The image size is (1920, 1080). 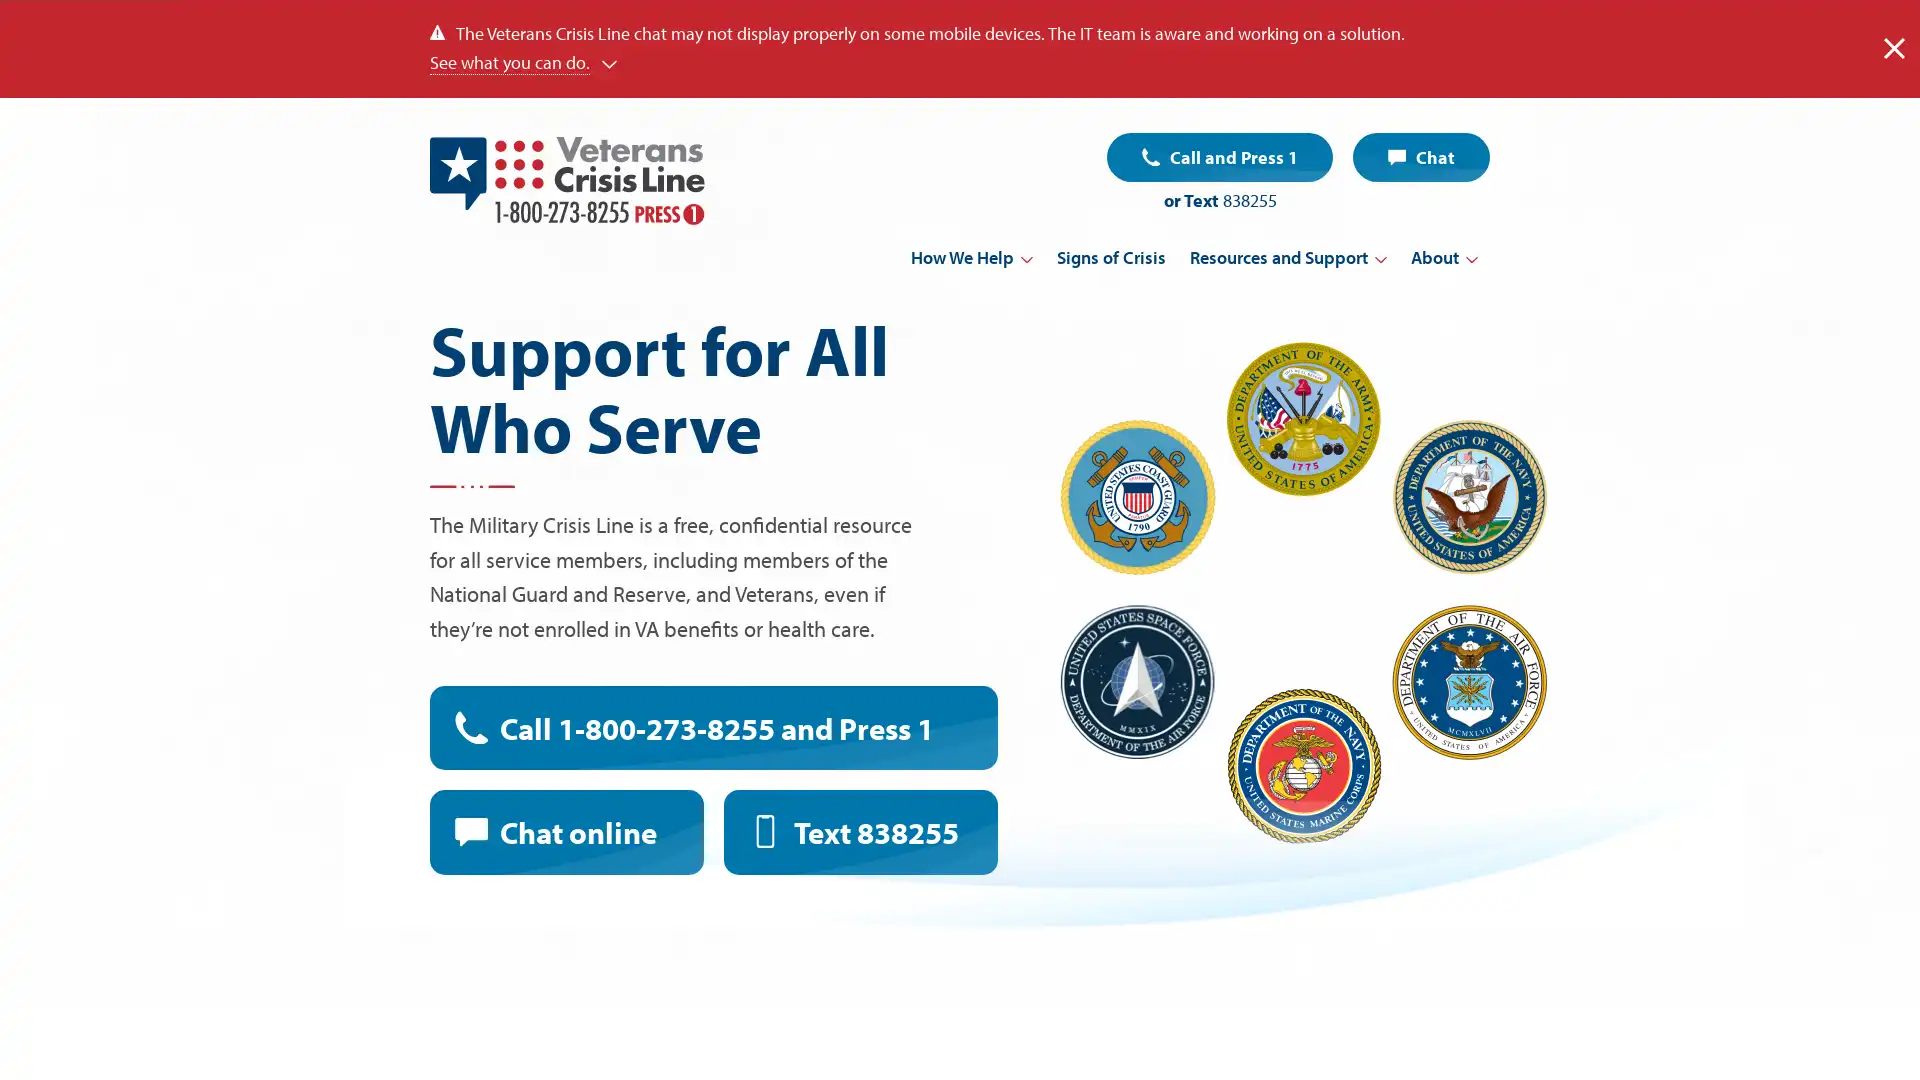 I want to click on Close Banner, so click(x=1893, y=47).